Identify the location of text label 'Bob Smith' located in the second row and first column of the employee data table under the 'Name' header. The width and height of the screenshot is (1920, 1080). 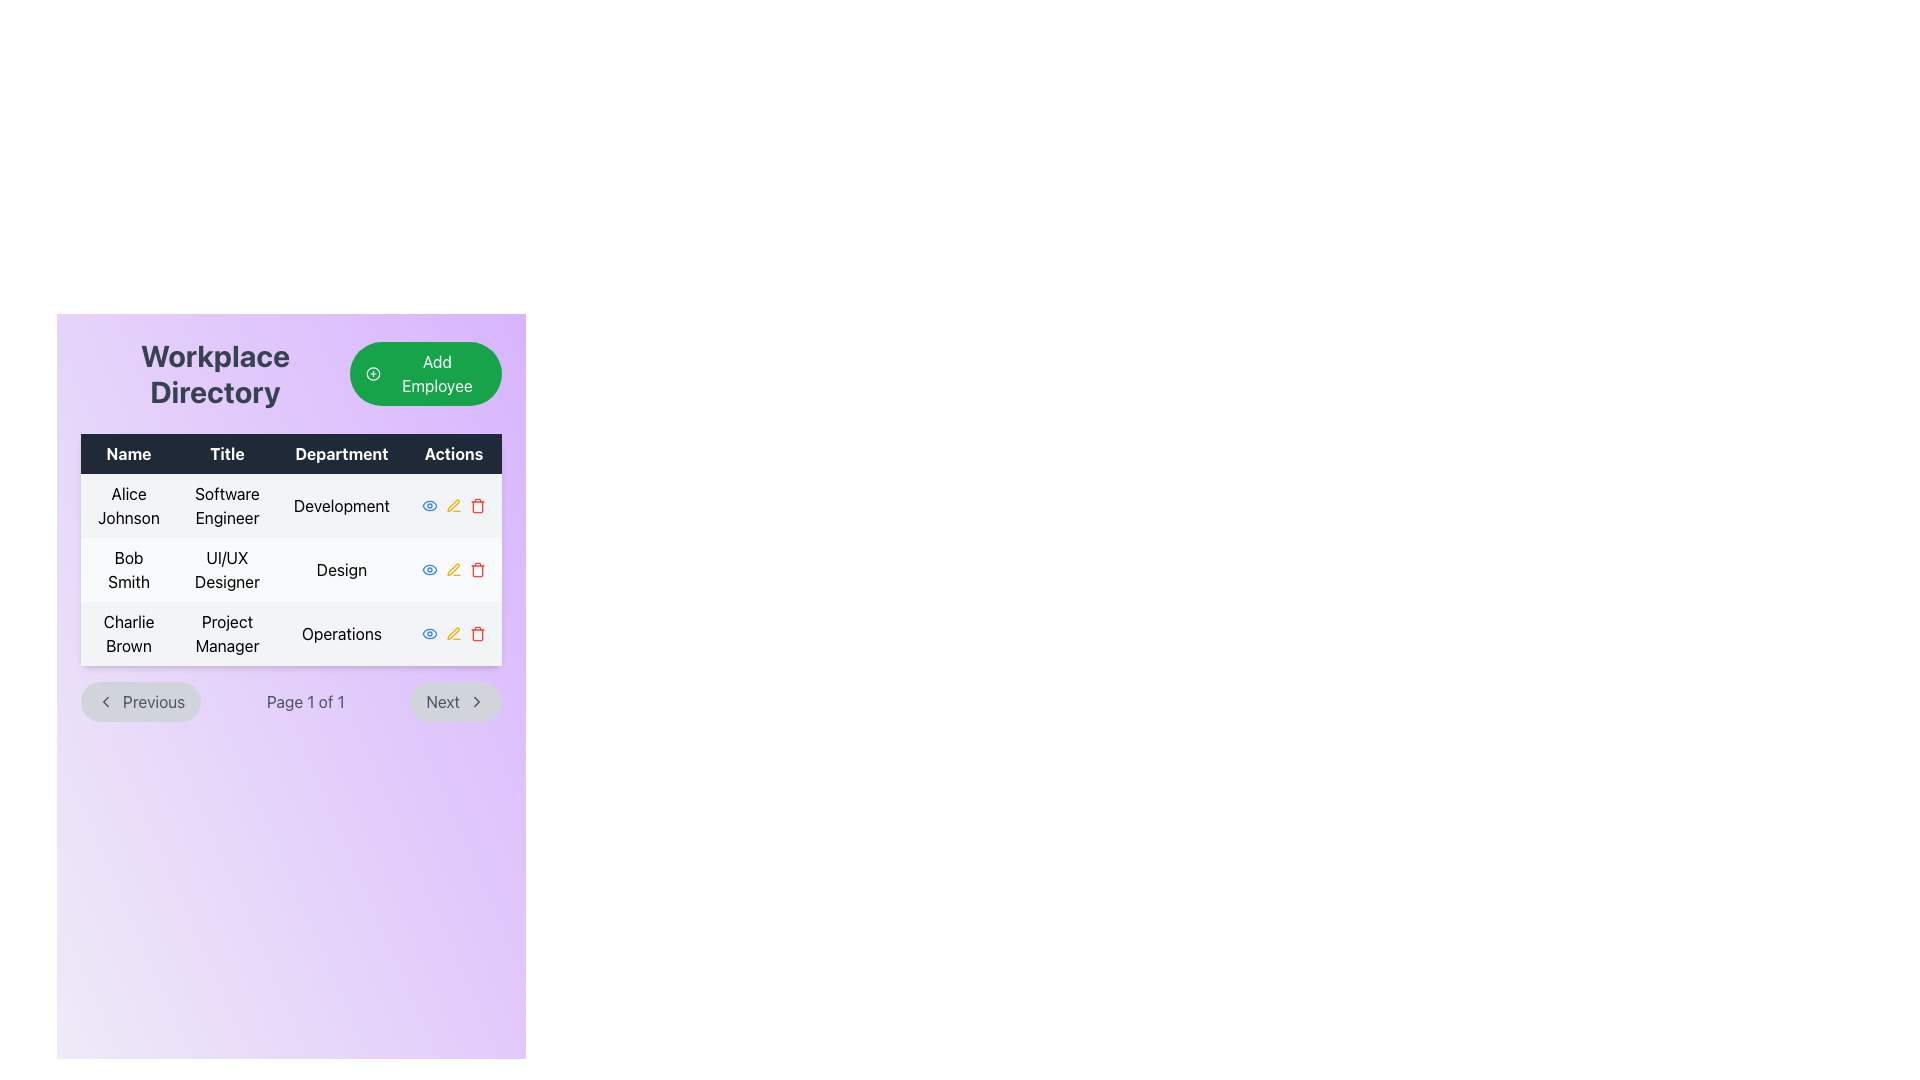
(128, 570).